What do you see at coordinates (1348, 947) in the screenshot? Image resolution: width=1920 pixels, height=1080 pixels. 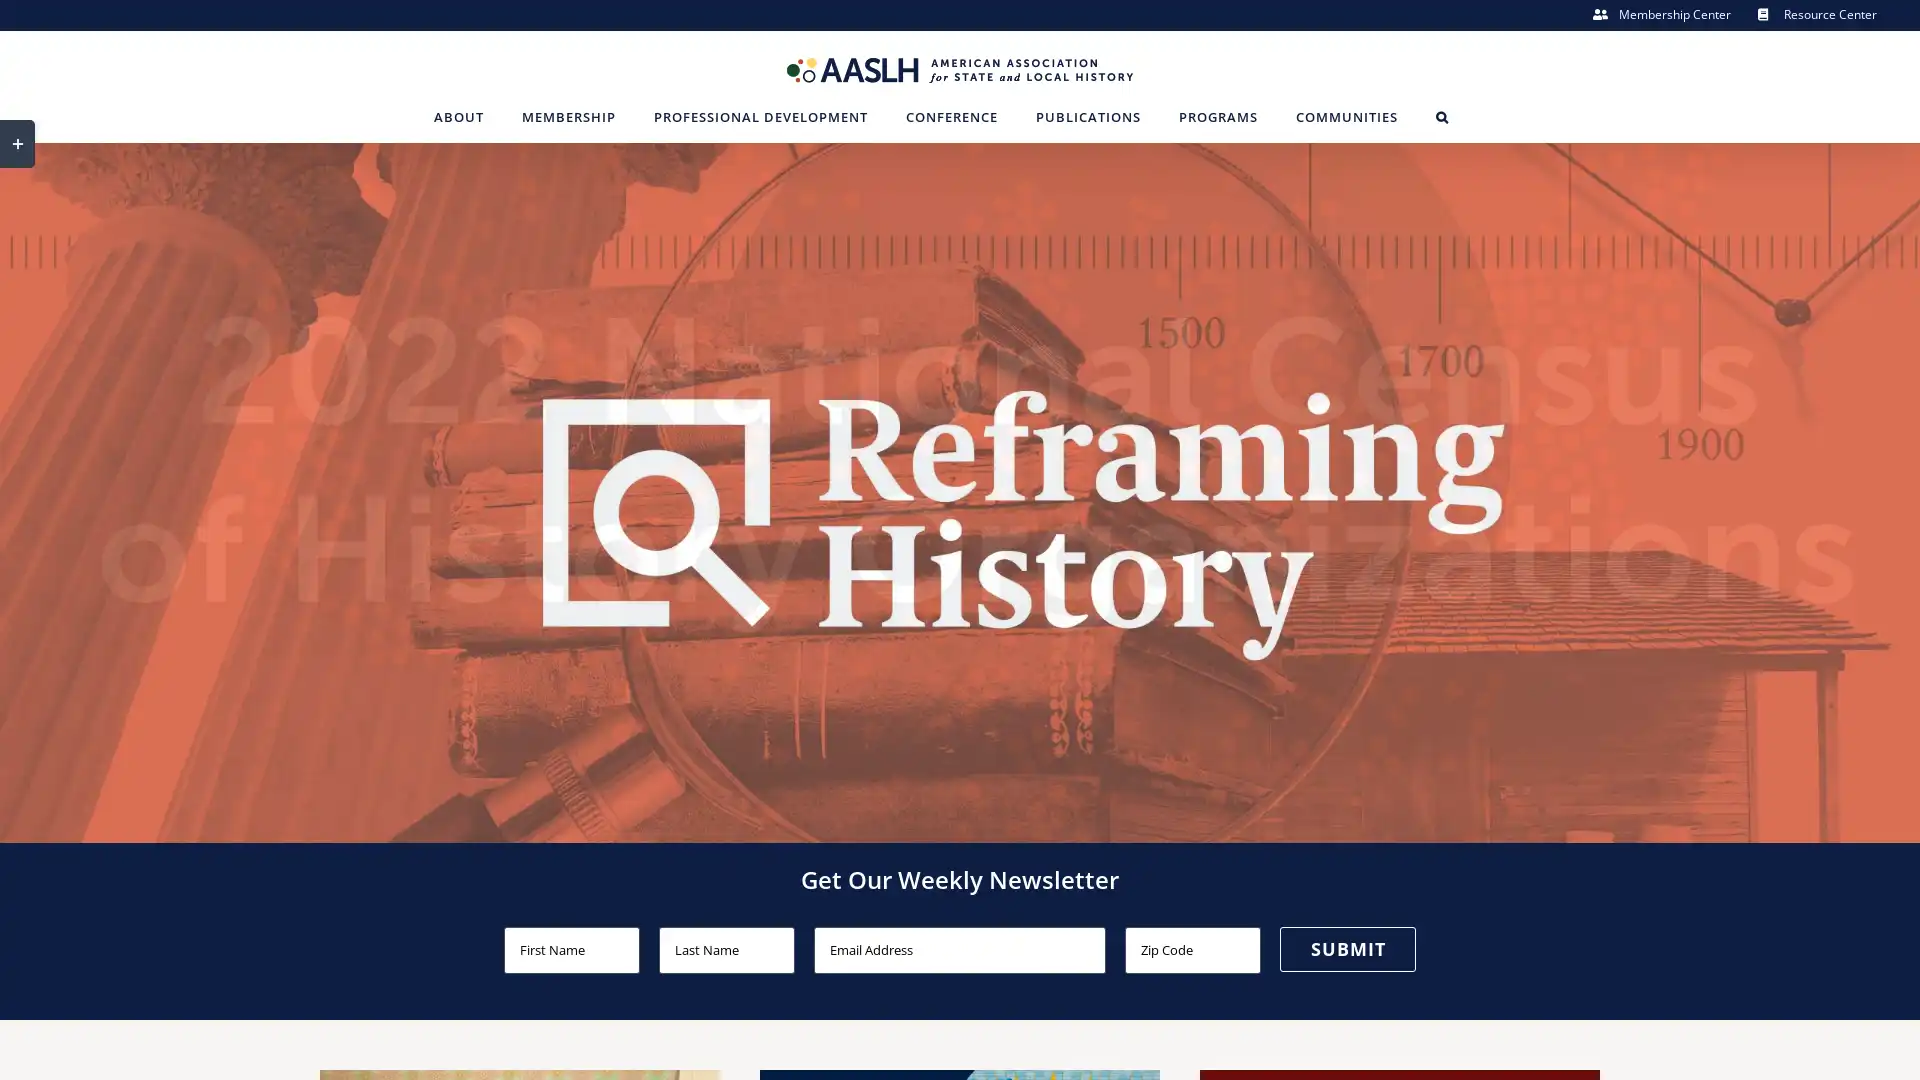 I see `Submit` at bounding box center [1348, 947].